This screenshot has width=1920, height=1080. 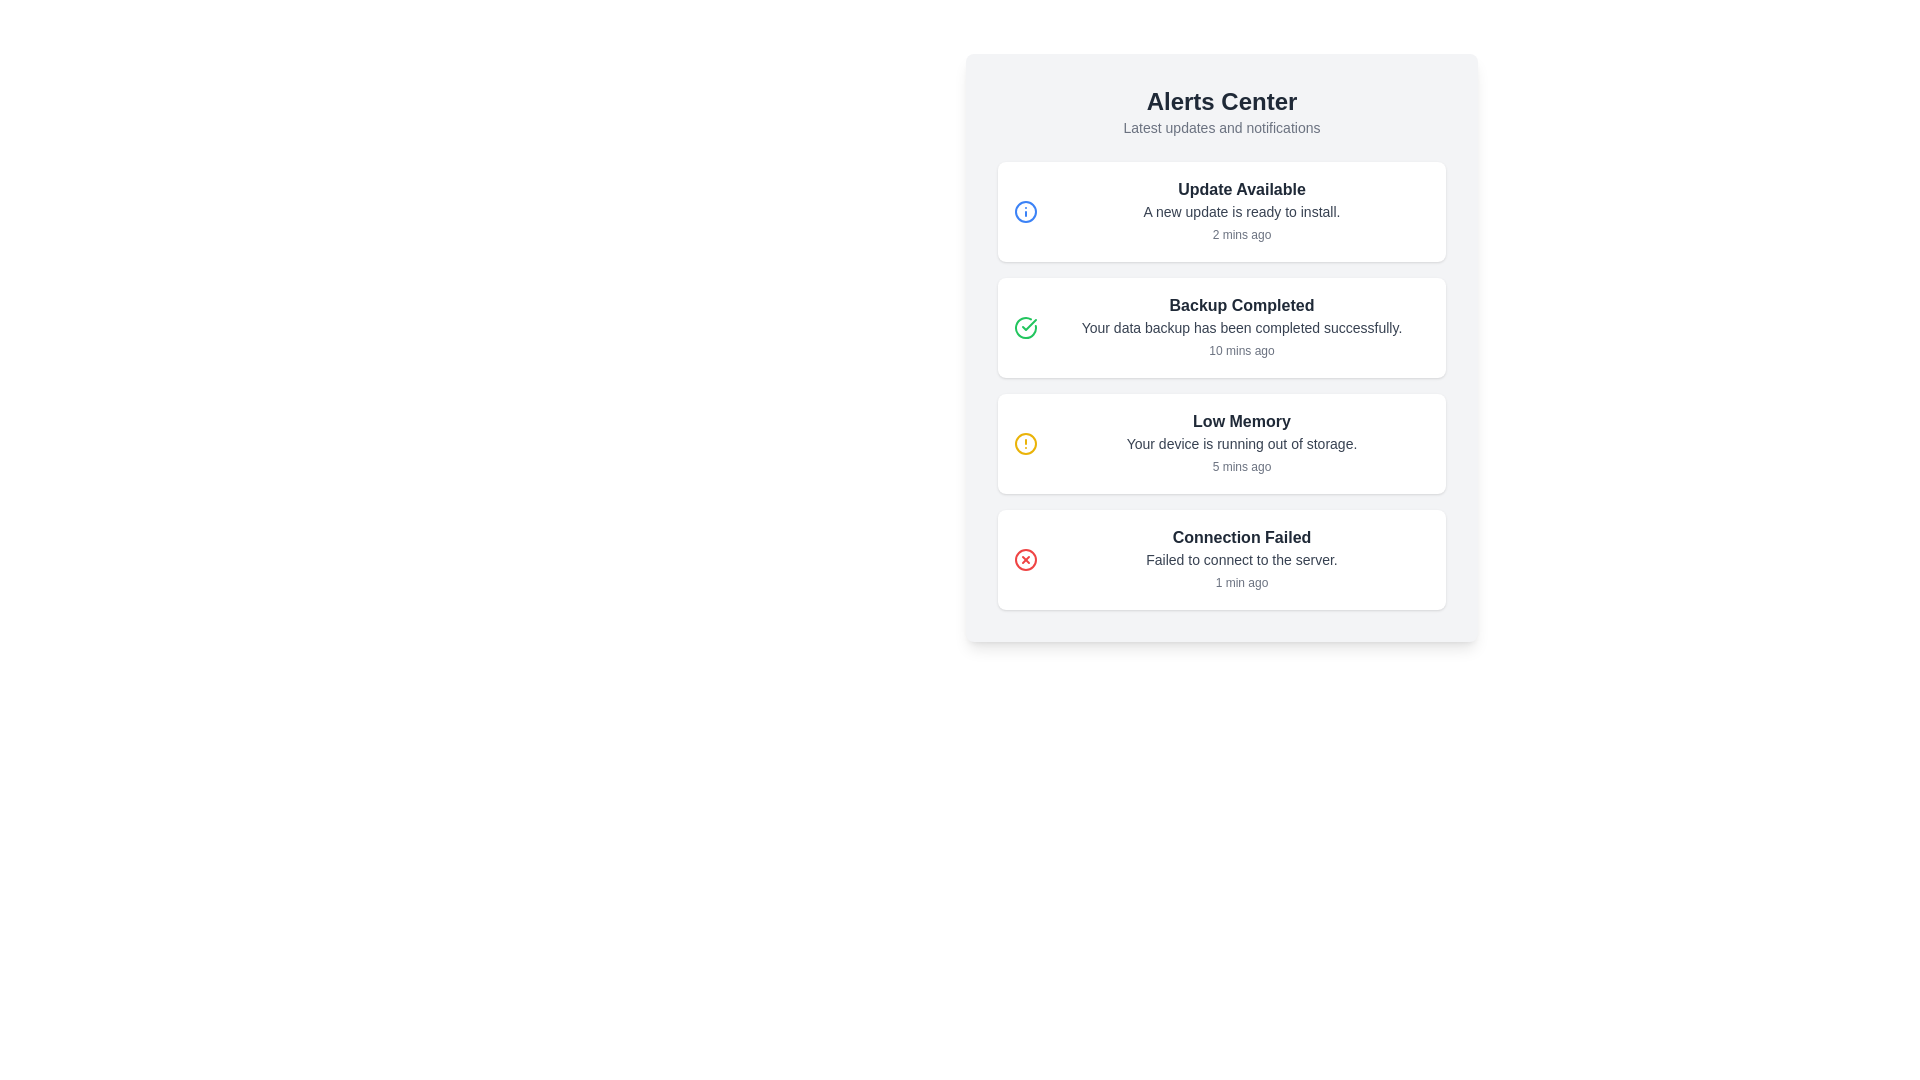 What do you see at coordinates (1221, 442) in the screenshot?
I see `the 'Low Memory' notification card, which is the third card in a vertical list of notifications, displaying a yellow warning icon and the message 'Your device is running out of storage'` at bounding box center [1221, 442].